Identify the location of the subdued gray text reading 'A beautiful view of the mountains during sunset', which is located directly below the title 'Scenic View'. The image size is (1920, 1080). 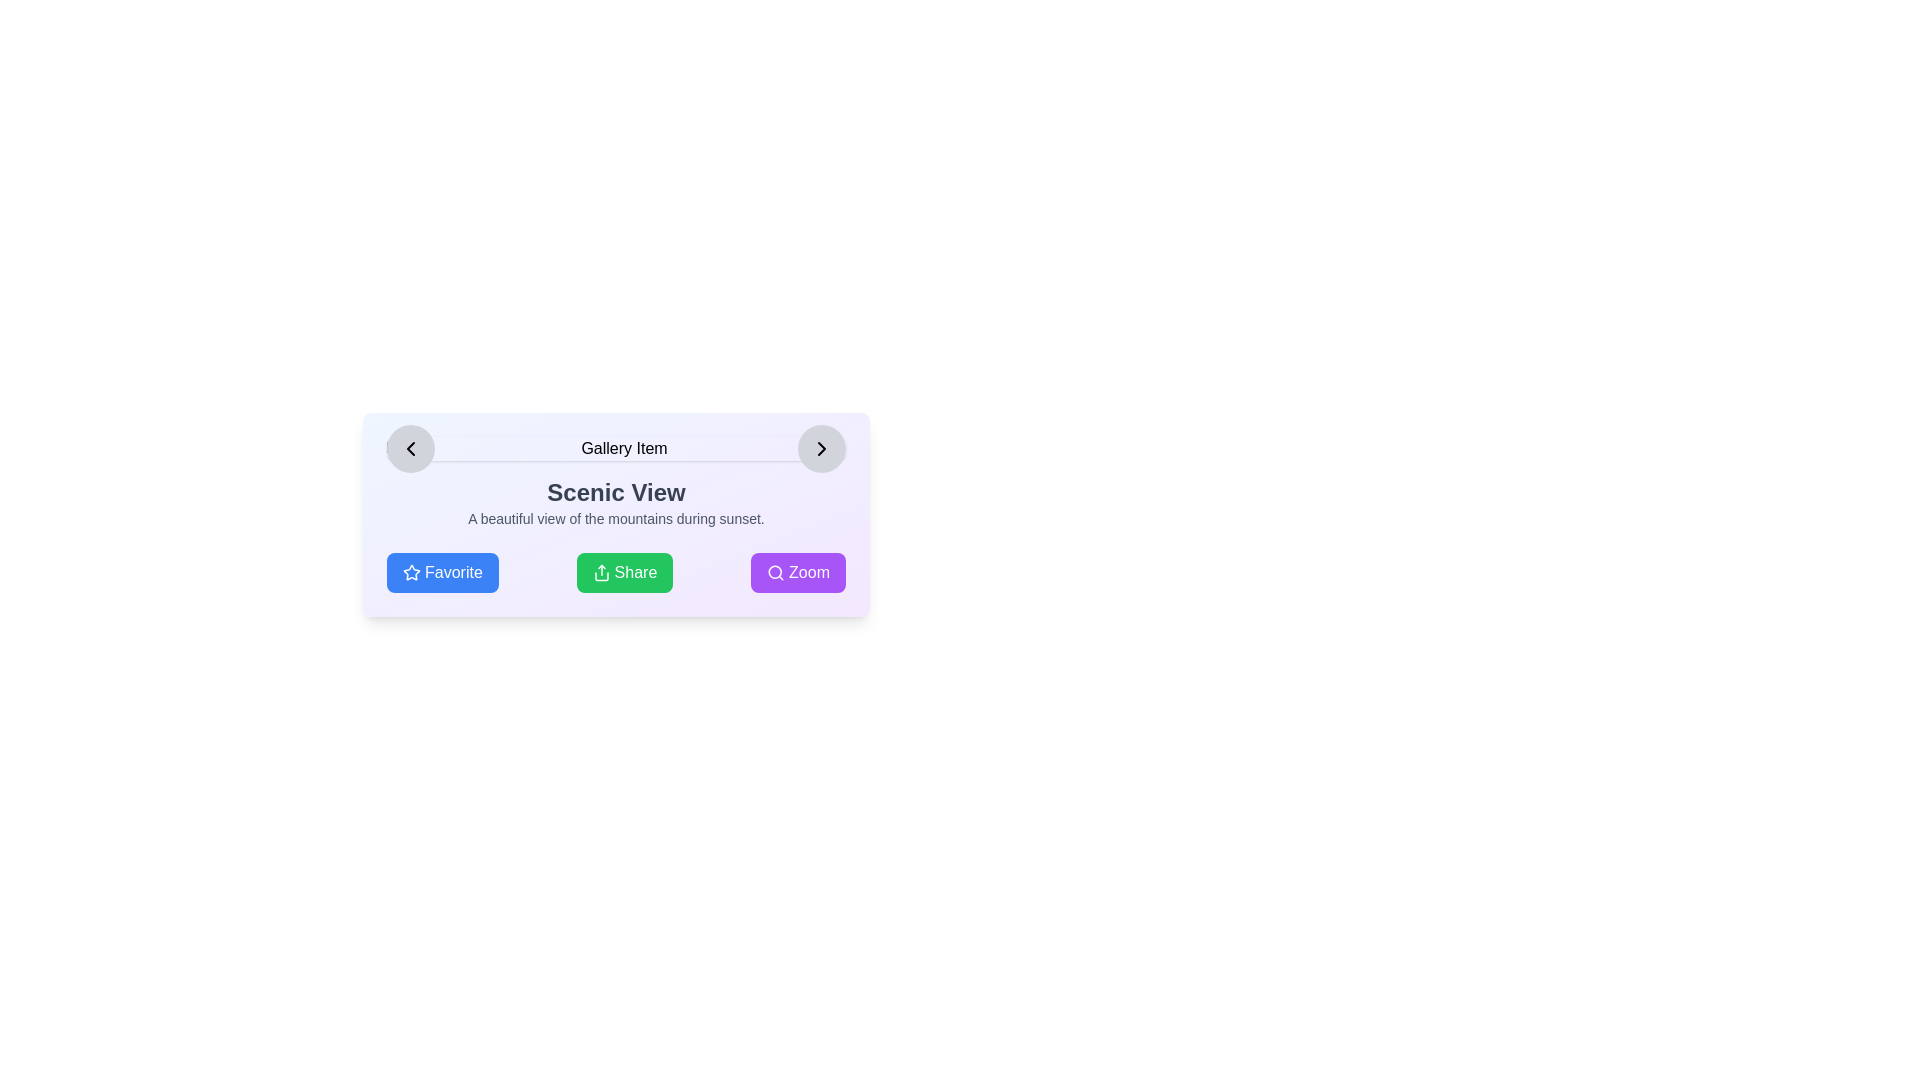
(615, 518).